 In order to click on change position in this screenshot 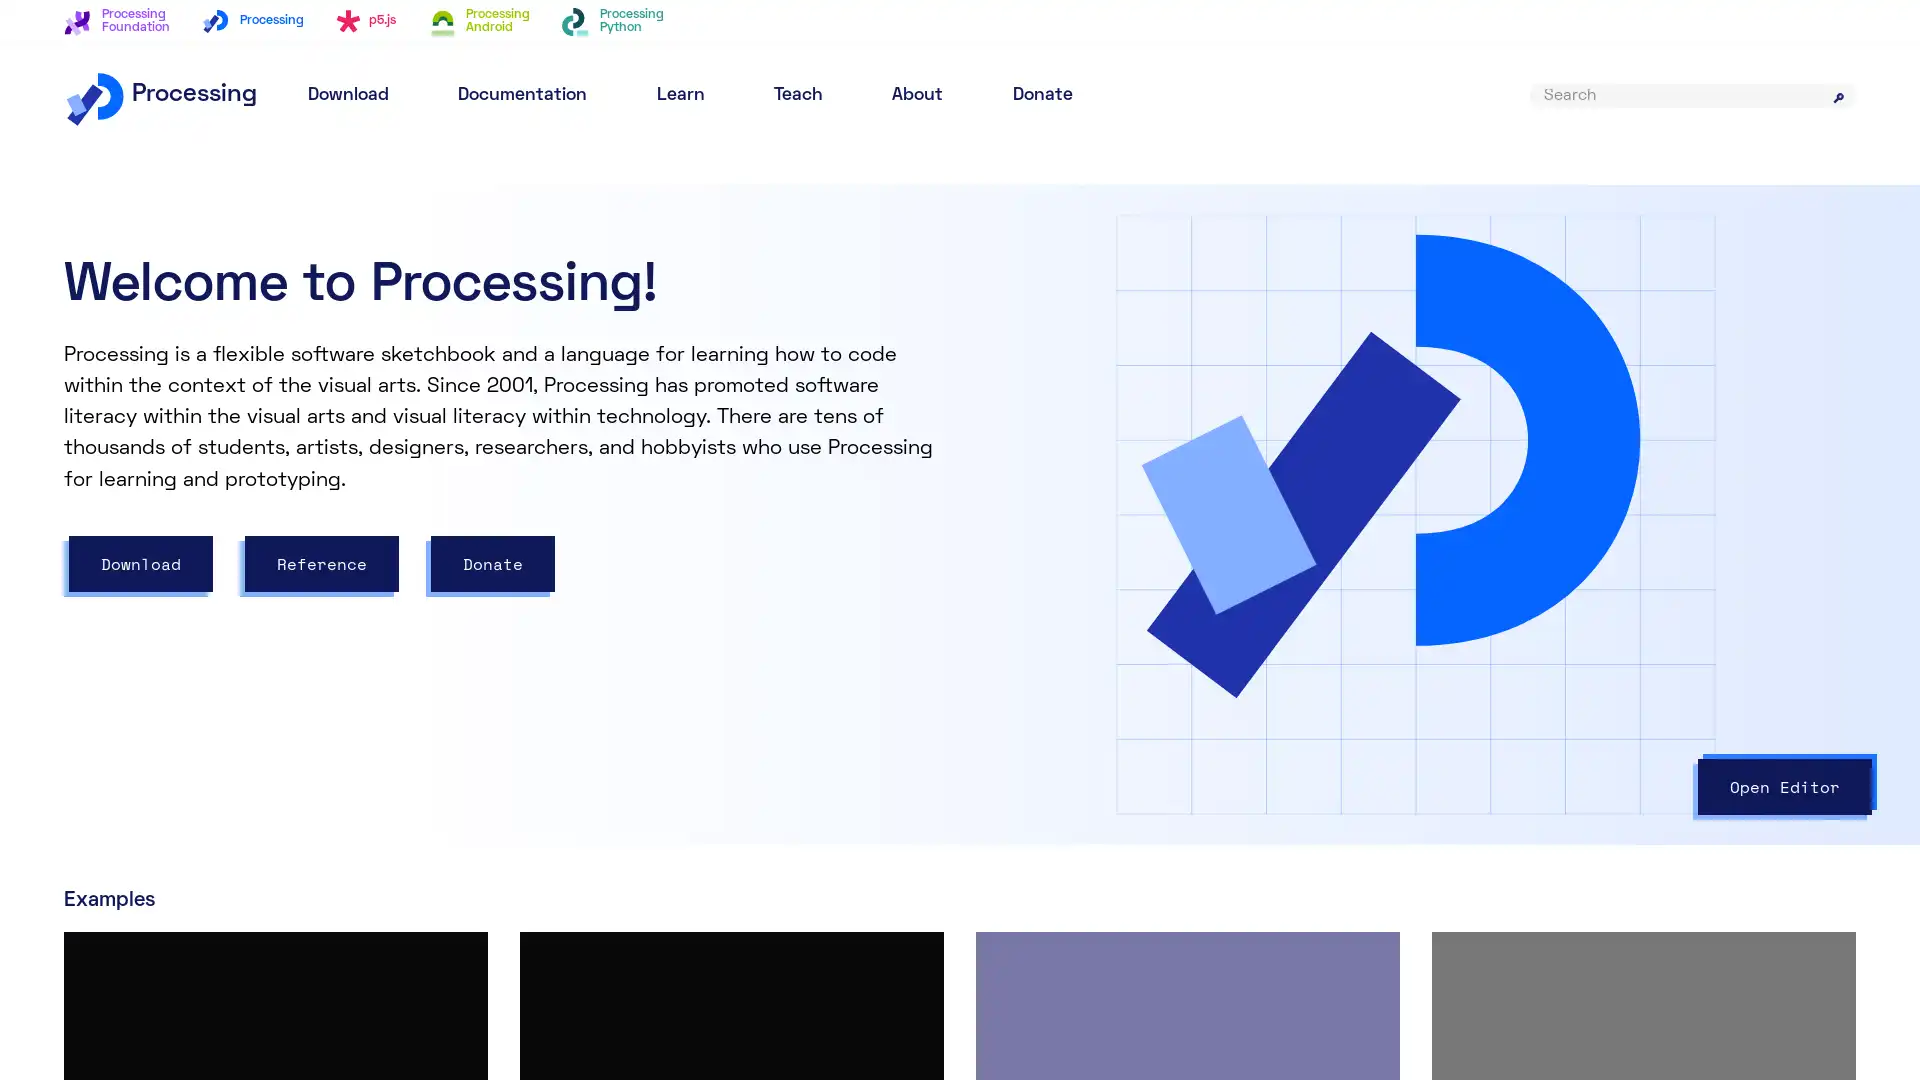, I will do `click(1166, 593)`.